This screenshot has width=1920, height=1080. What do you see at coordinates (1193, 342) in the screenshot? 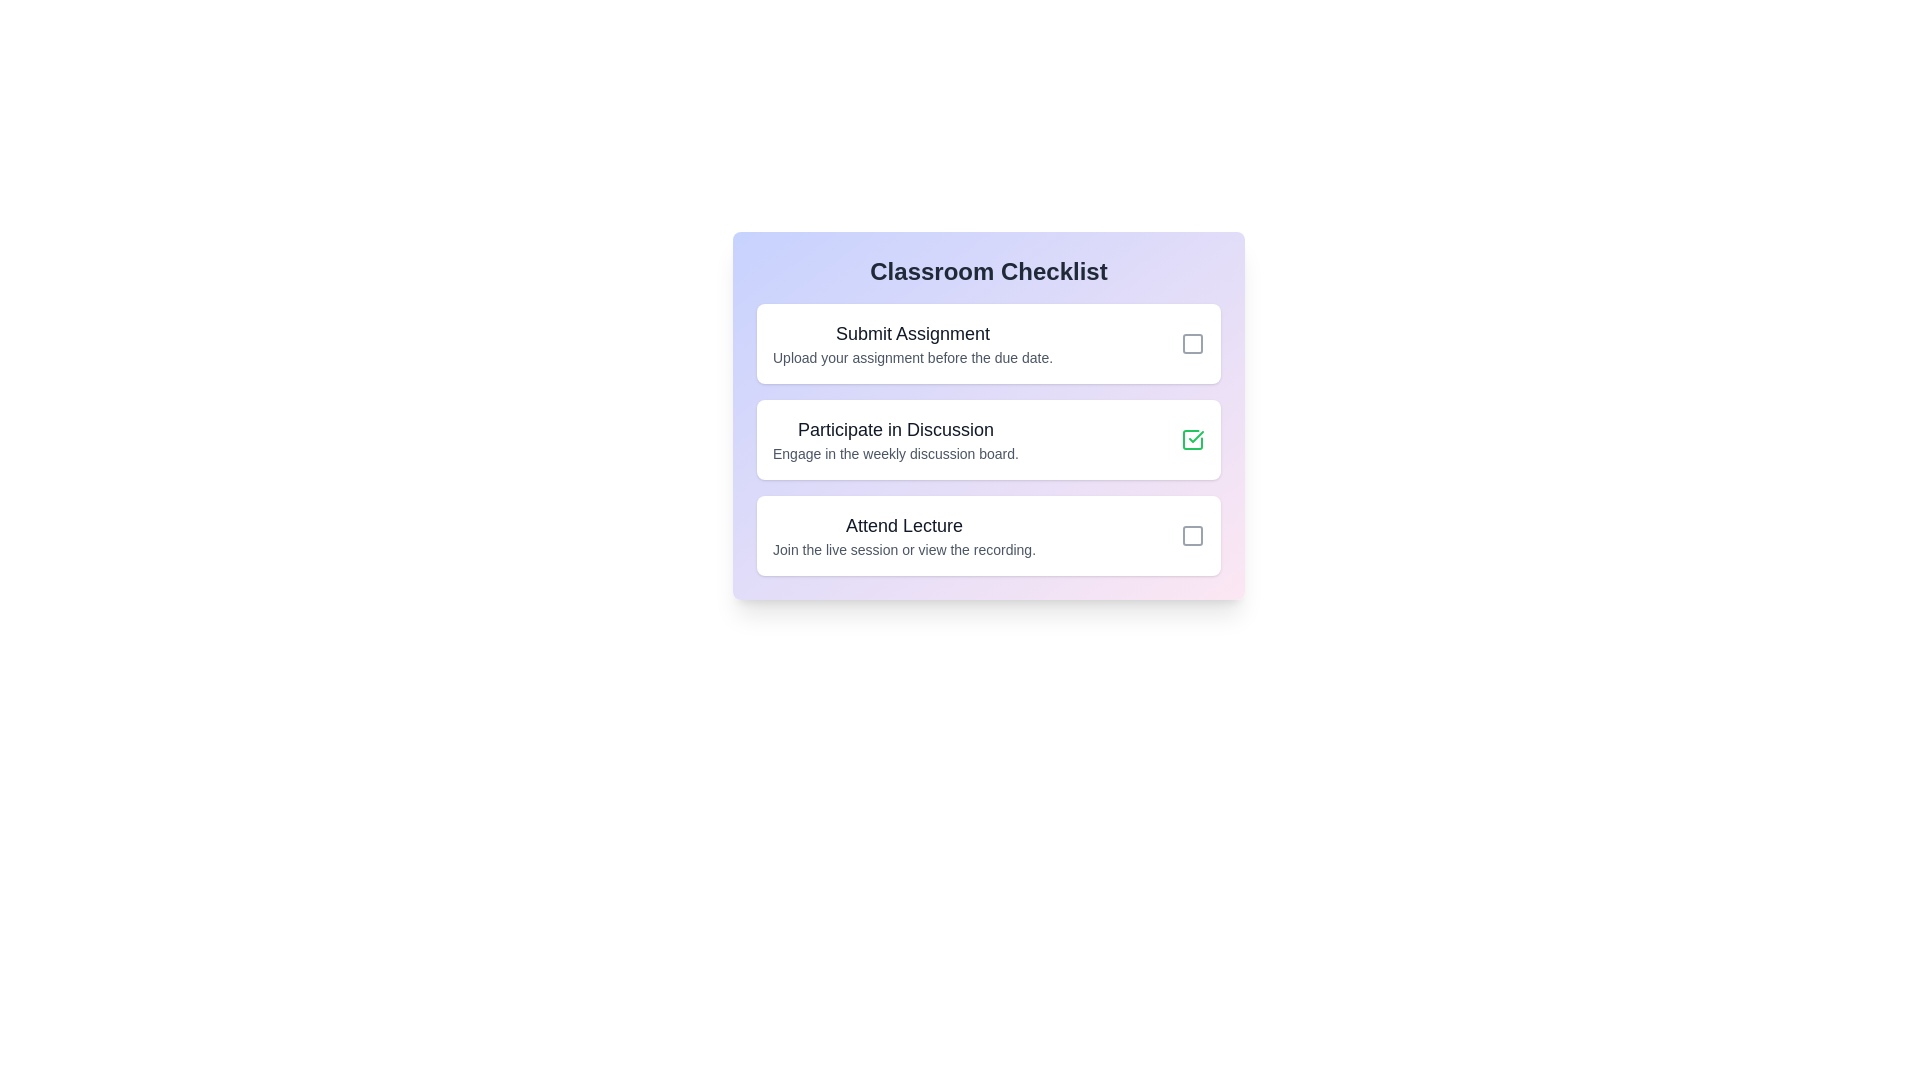
I see `the checkbox for the 'Submit Assignment' task located adjacent to the text 'Upload your assignment before the due date'` at bounding box center [1193, 342].